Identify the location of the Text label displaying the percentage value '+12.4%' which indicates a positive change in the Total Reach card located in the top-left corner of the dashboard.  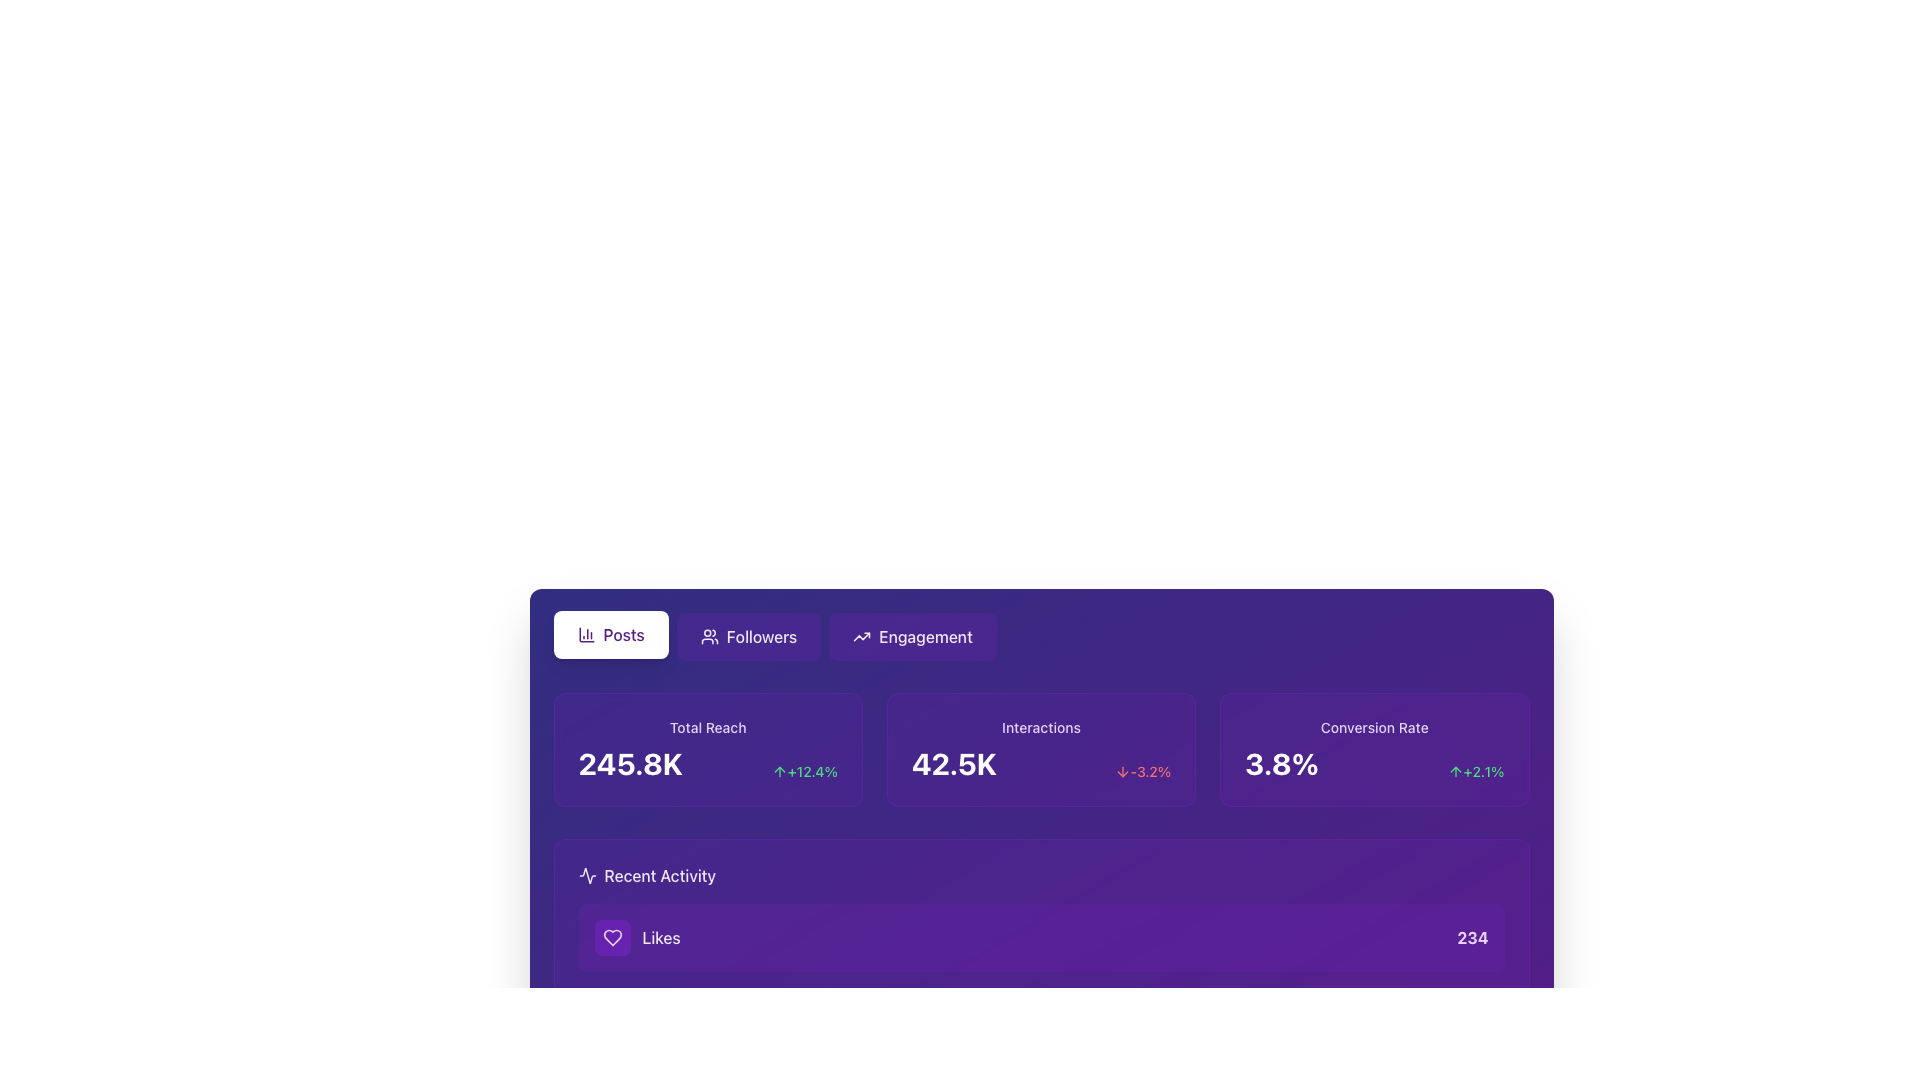
(804, 770).